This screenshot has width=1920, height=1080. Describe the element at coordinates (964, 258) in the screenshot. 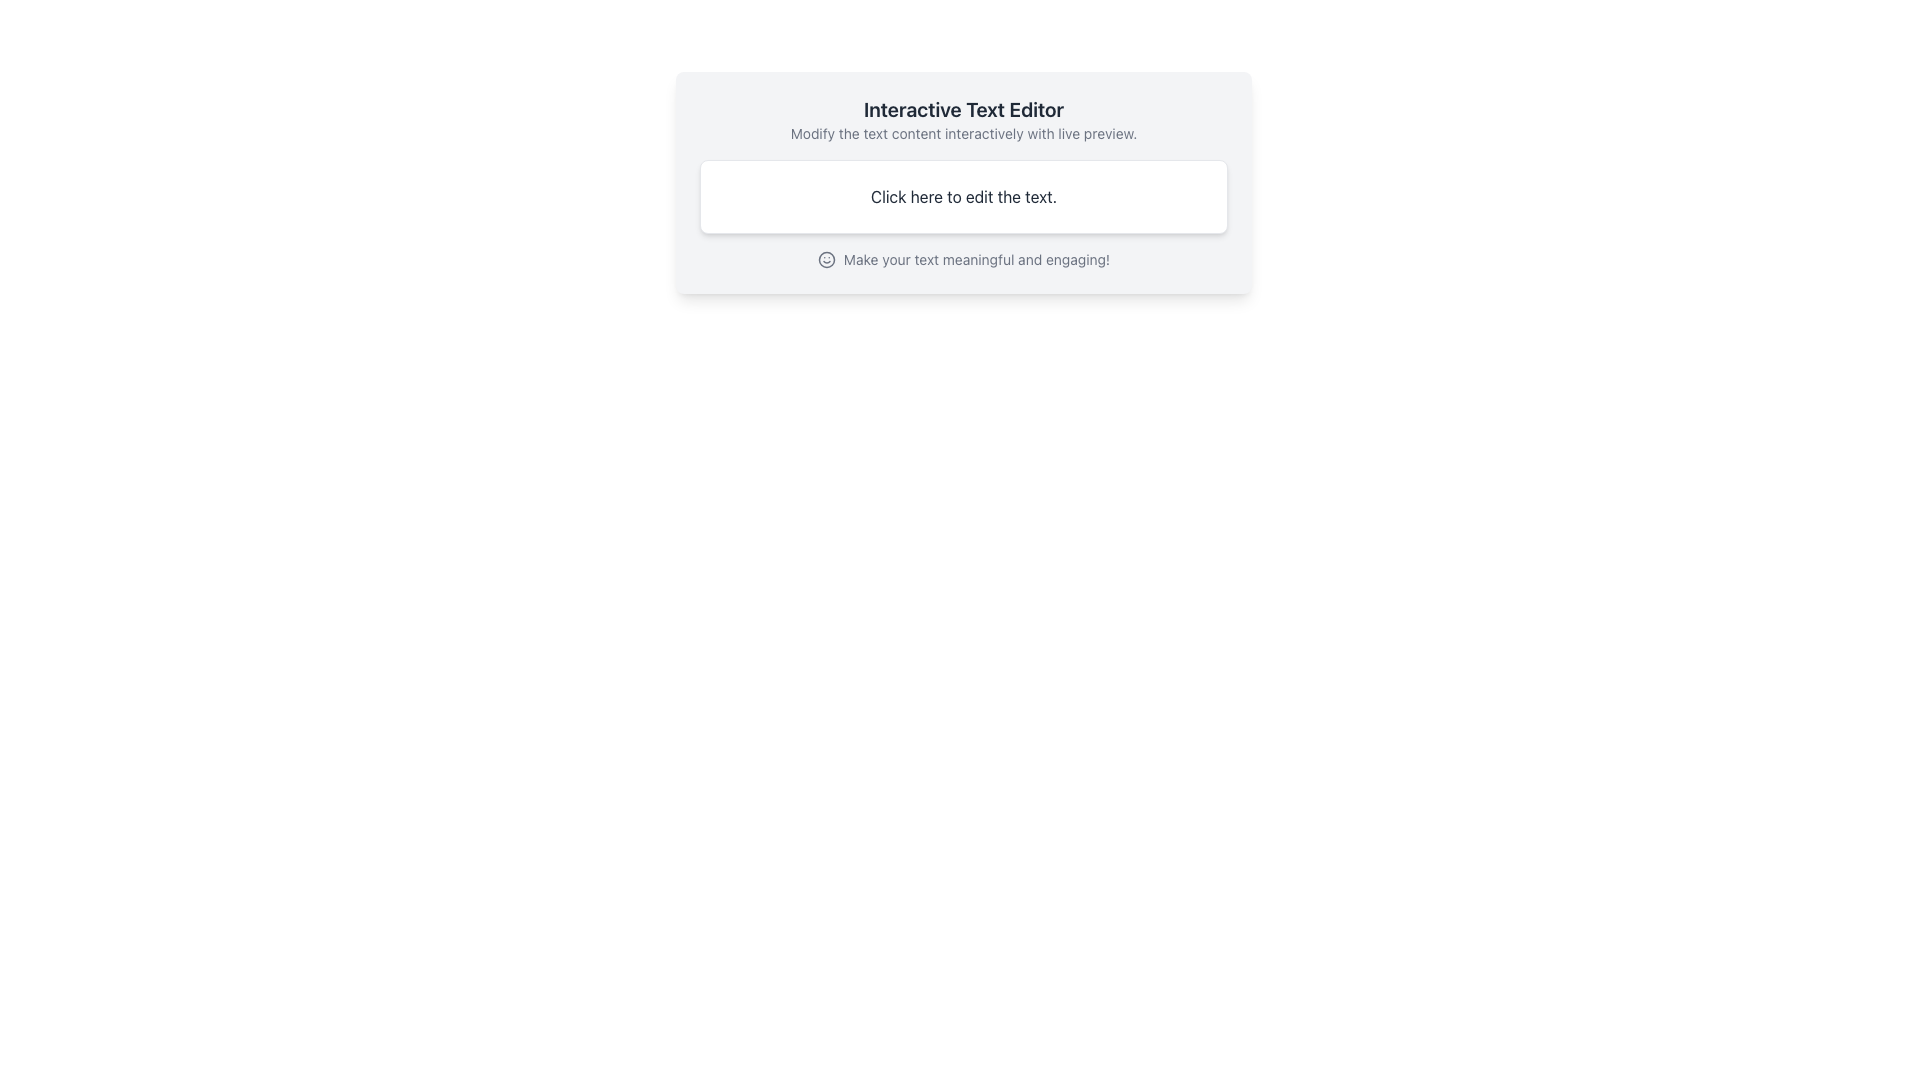

I see `the motivational Text Label that provides instructional messages, positioned below the 'Click here to edit the text' button` at that location.